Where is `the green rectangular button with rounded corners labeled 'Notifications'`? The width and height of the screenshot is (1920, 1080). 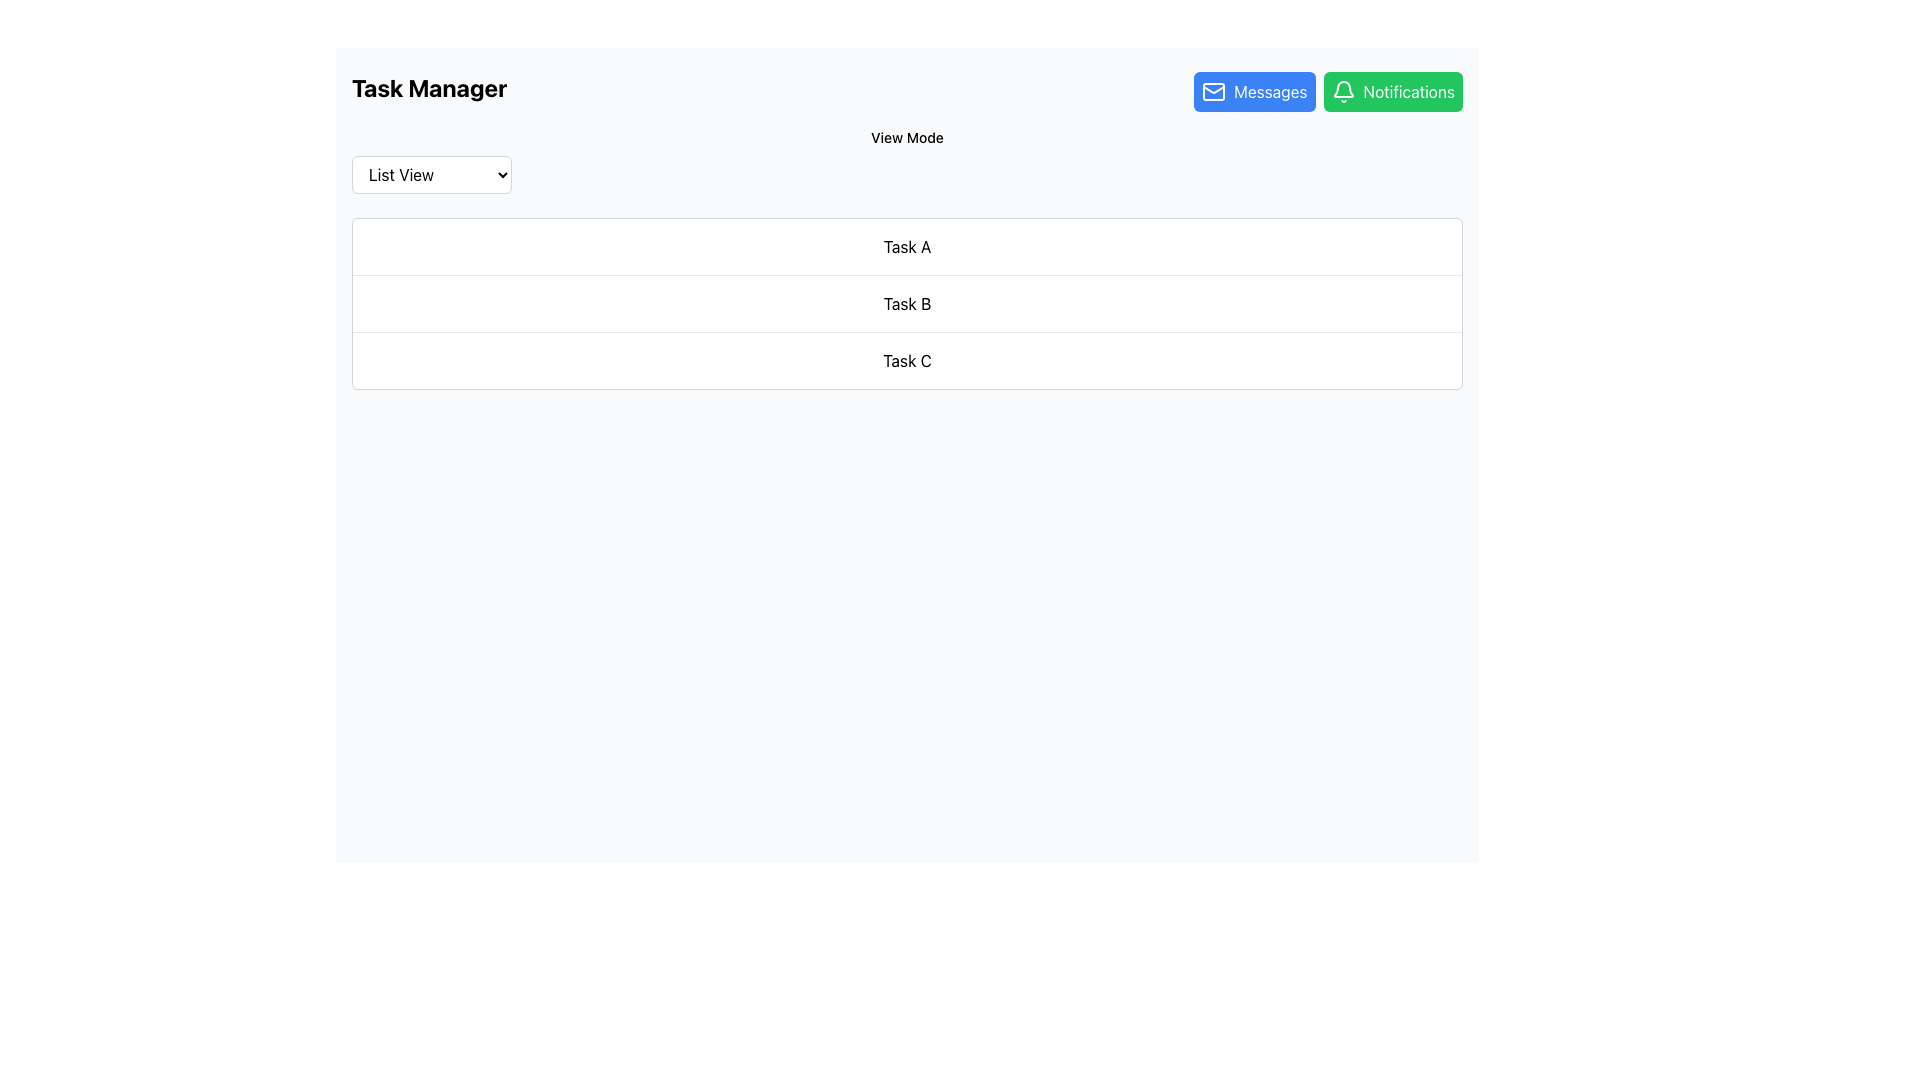 the green rectangular button with rounded corners labeled 'Notifications' is located at coordinates (1391, 92).